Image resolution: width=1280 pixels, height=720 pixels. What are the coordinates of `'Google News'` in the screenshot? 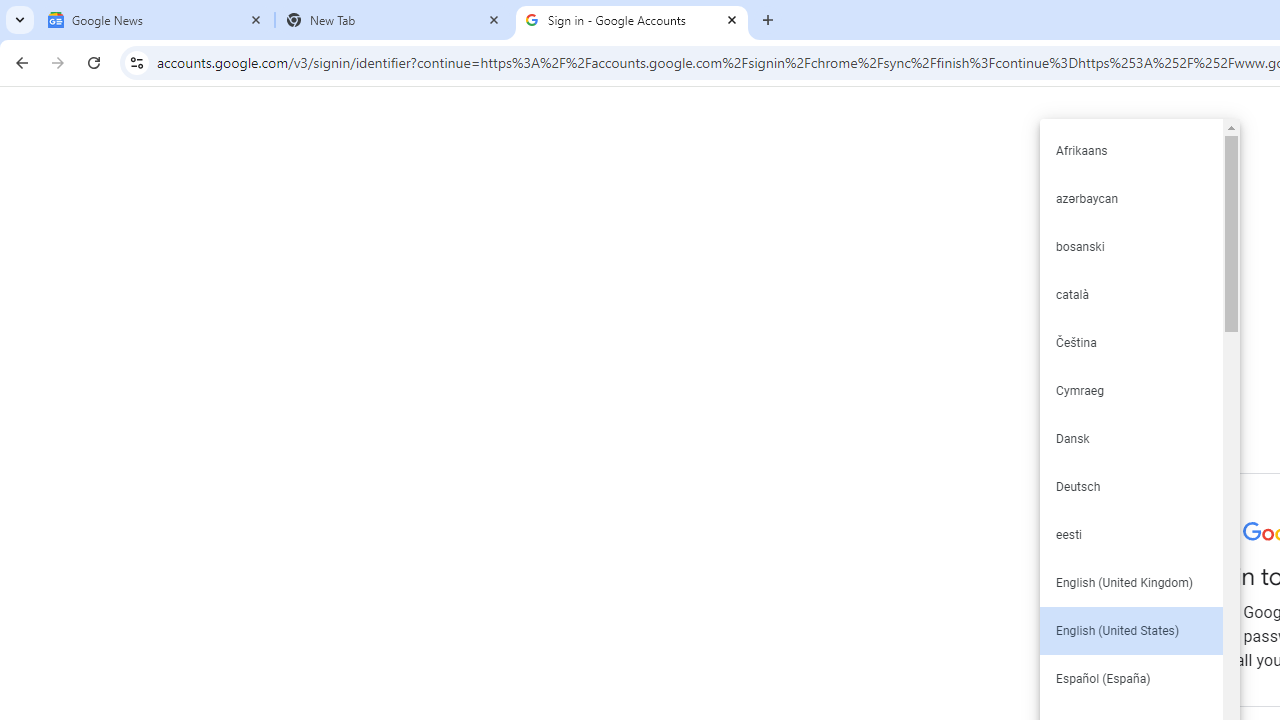 It's located at (155, 20).